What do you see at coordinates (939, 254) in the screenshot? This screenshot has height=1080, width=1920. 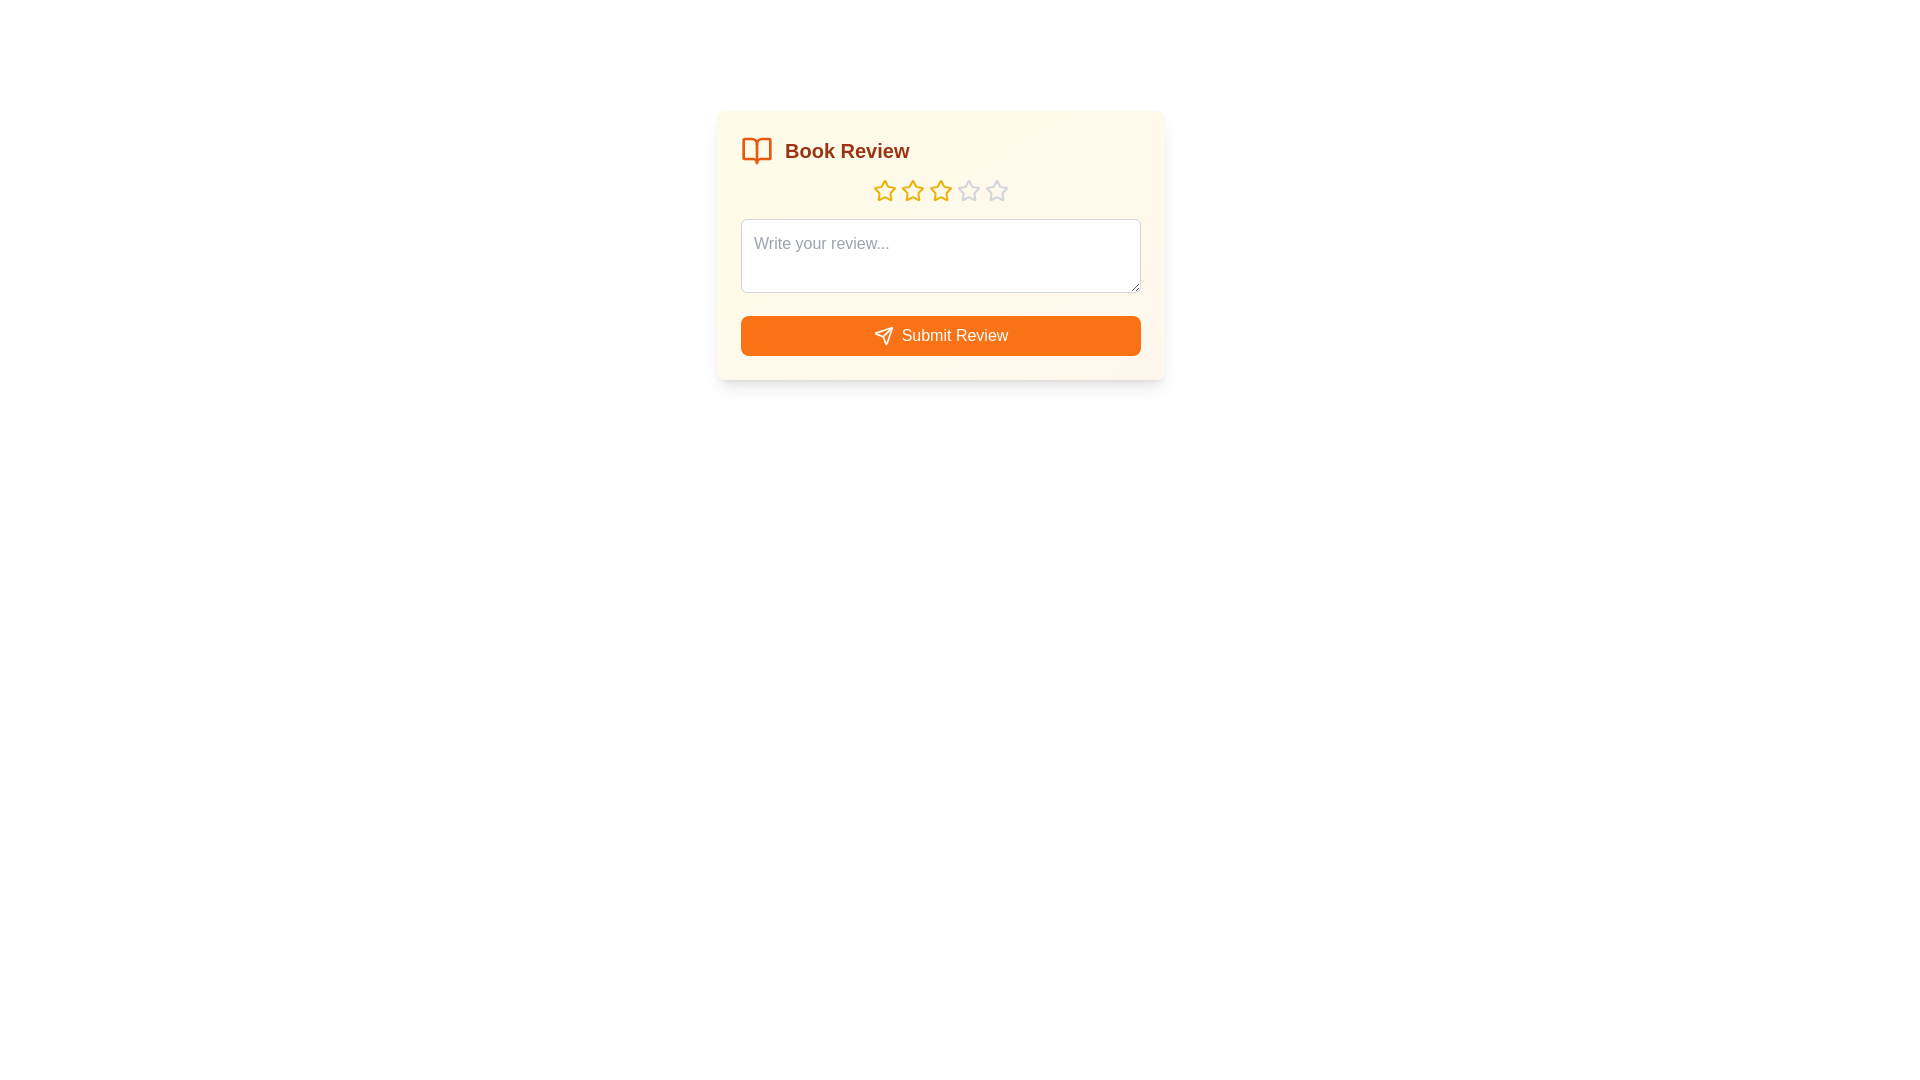 I see `the text area and type the specified review text` at bounding box center [939, 254].